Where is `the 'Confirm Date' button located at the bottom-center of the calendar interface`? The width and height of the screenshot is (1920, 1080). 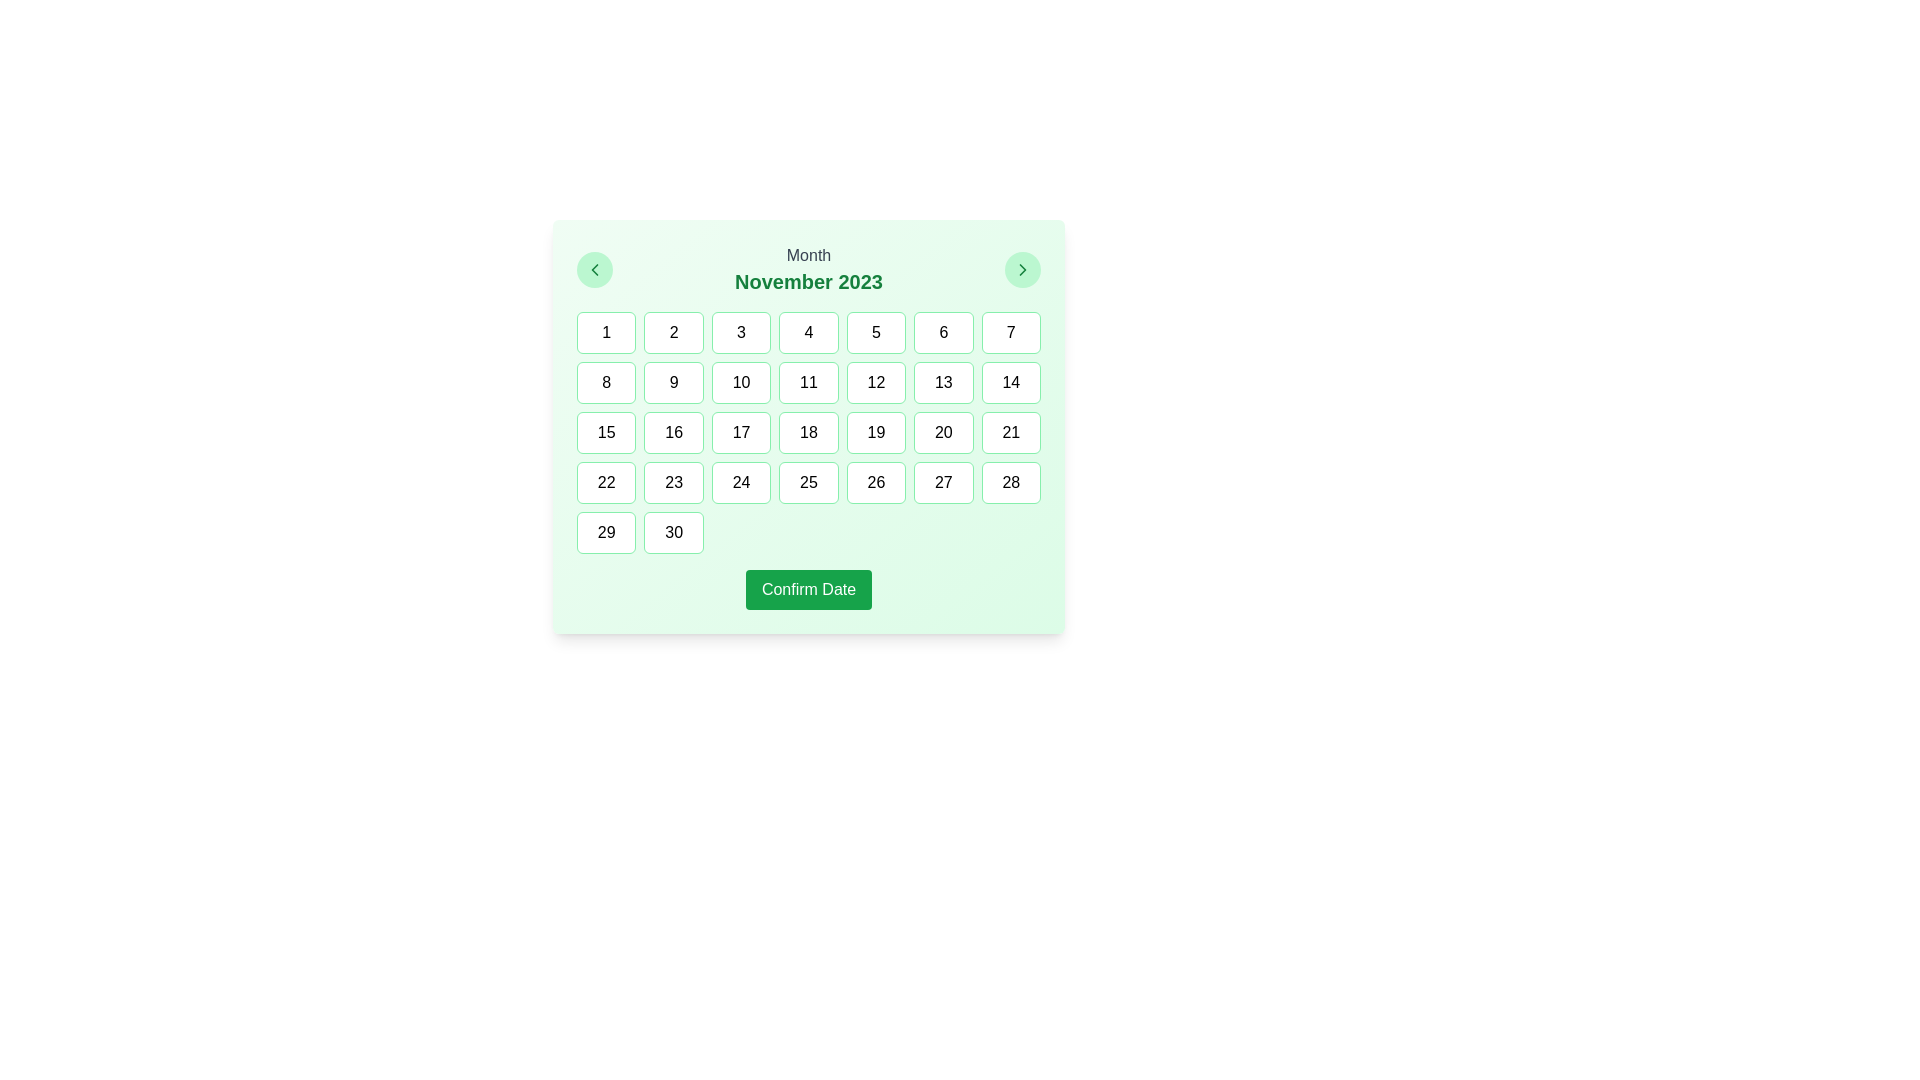
the 'Confirm Date' button located at the bottom-center of the calendar interface is located at coordinates (809, 589).